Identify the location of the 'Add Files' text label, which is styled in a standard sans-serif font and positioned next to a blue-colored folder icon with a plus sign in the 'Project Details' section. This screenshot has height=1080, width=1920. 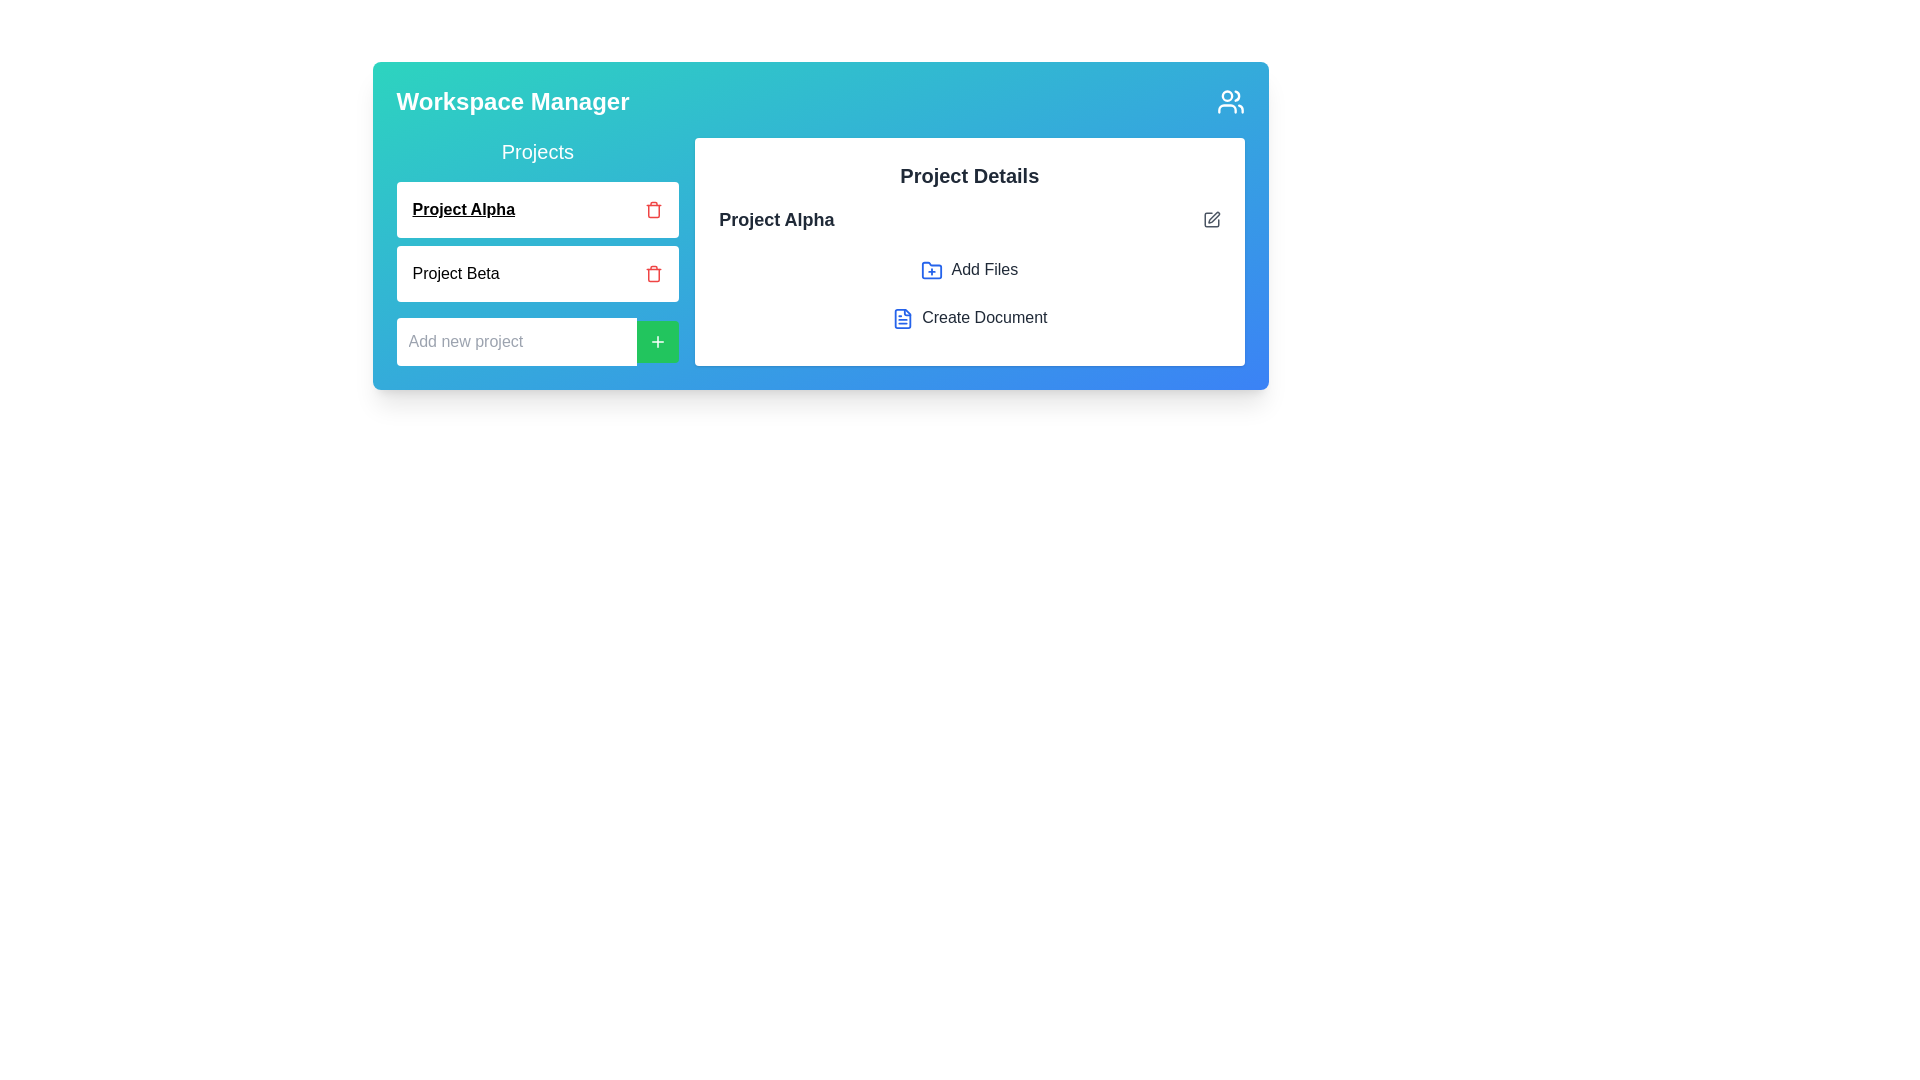
(984, 268).